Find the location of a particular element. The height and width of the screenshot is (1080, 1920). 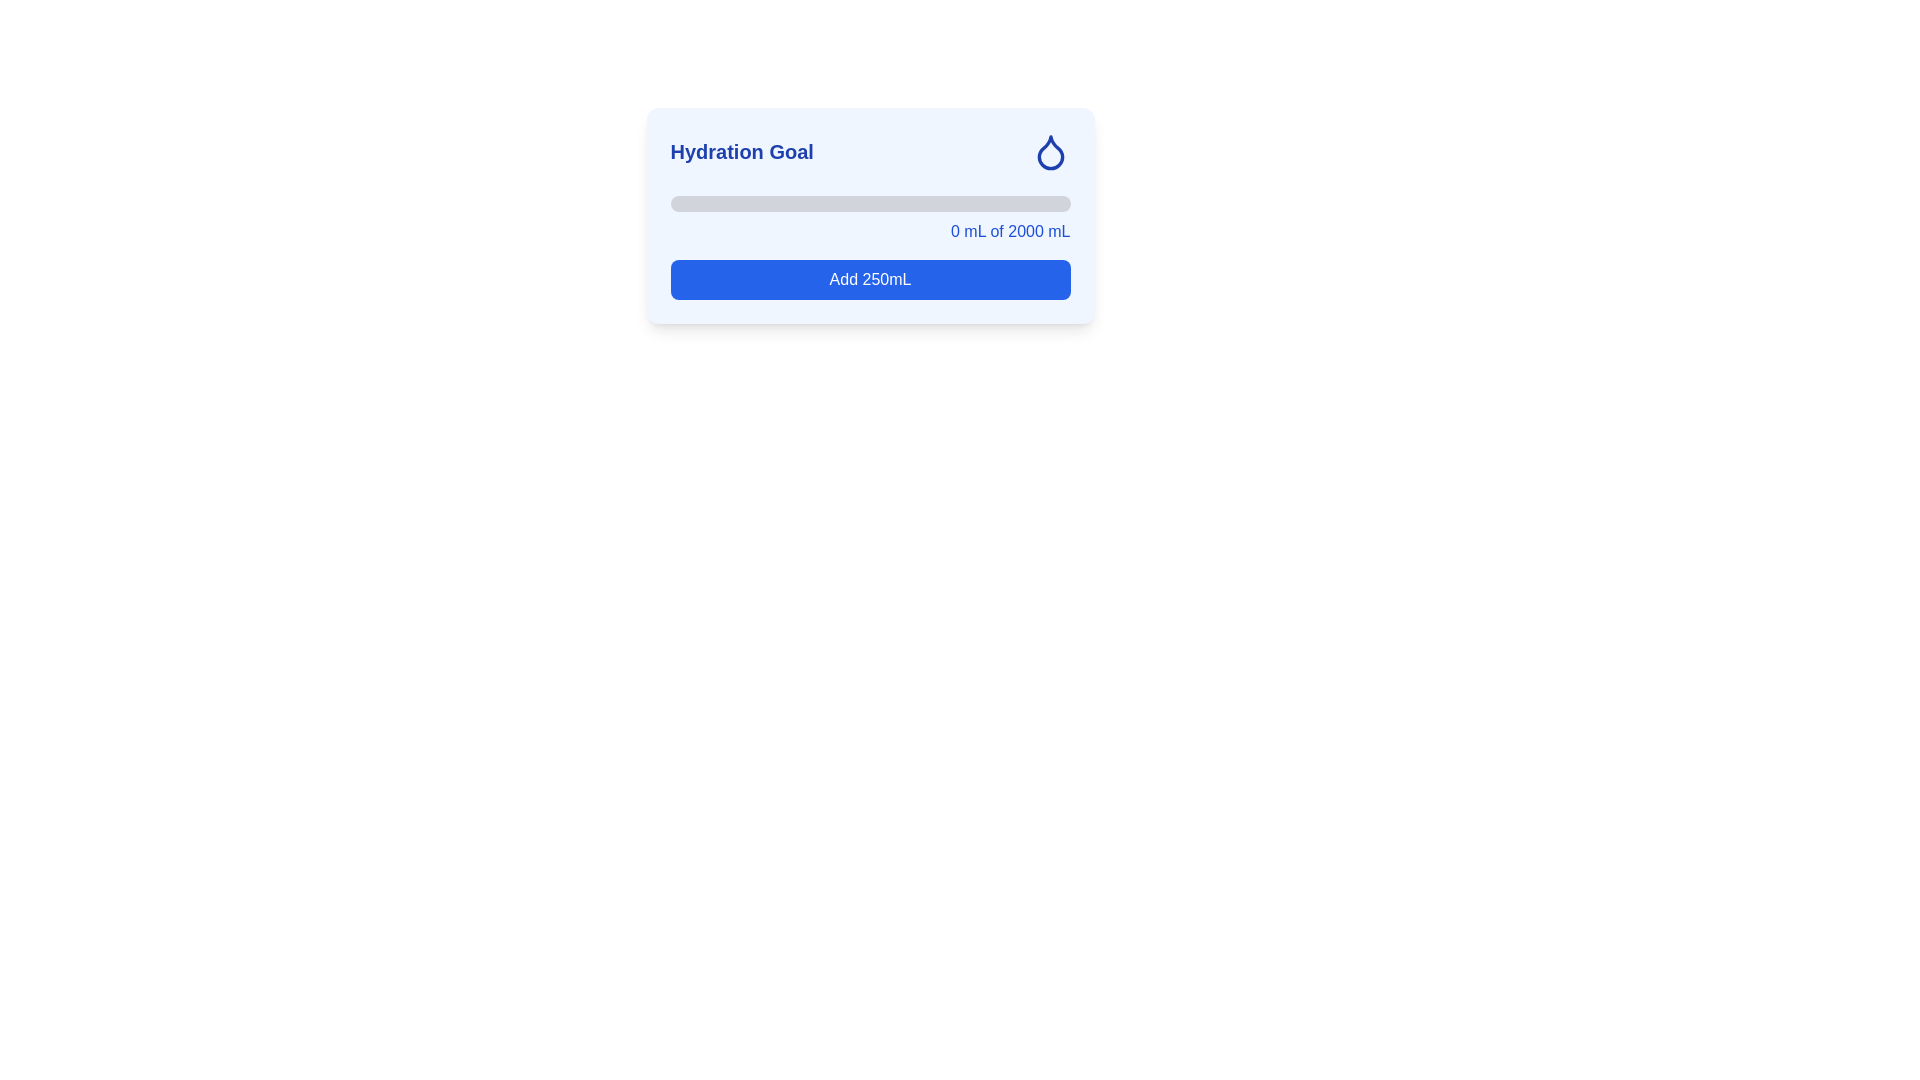

the progress bar indicating hydration goal, which displays '0 mL of 2000 mL' is located at coordinates (870, 219).